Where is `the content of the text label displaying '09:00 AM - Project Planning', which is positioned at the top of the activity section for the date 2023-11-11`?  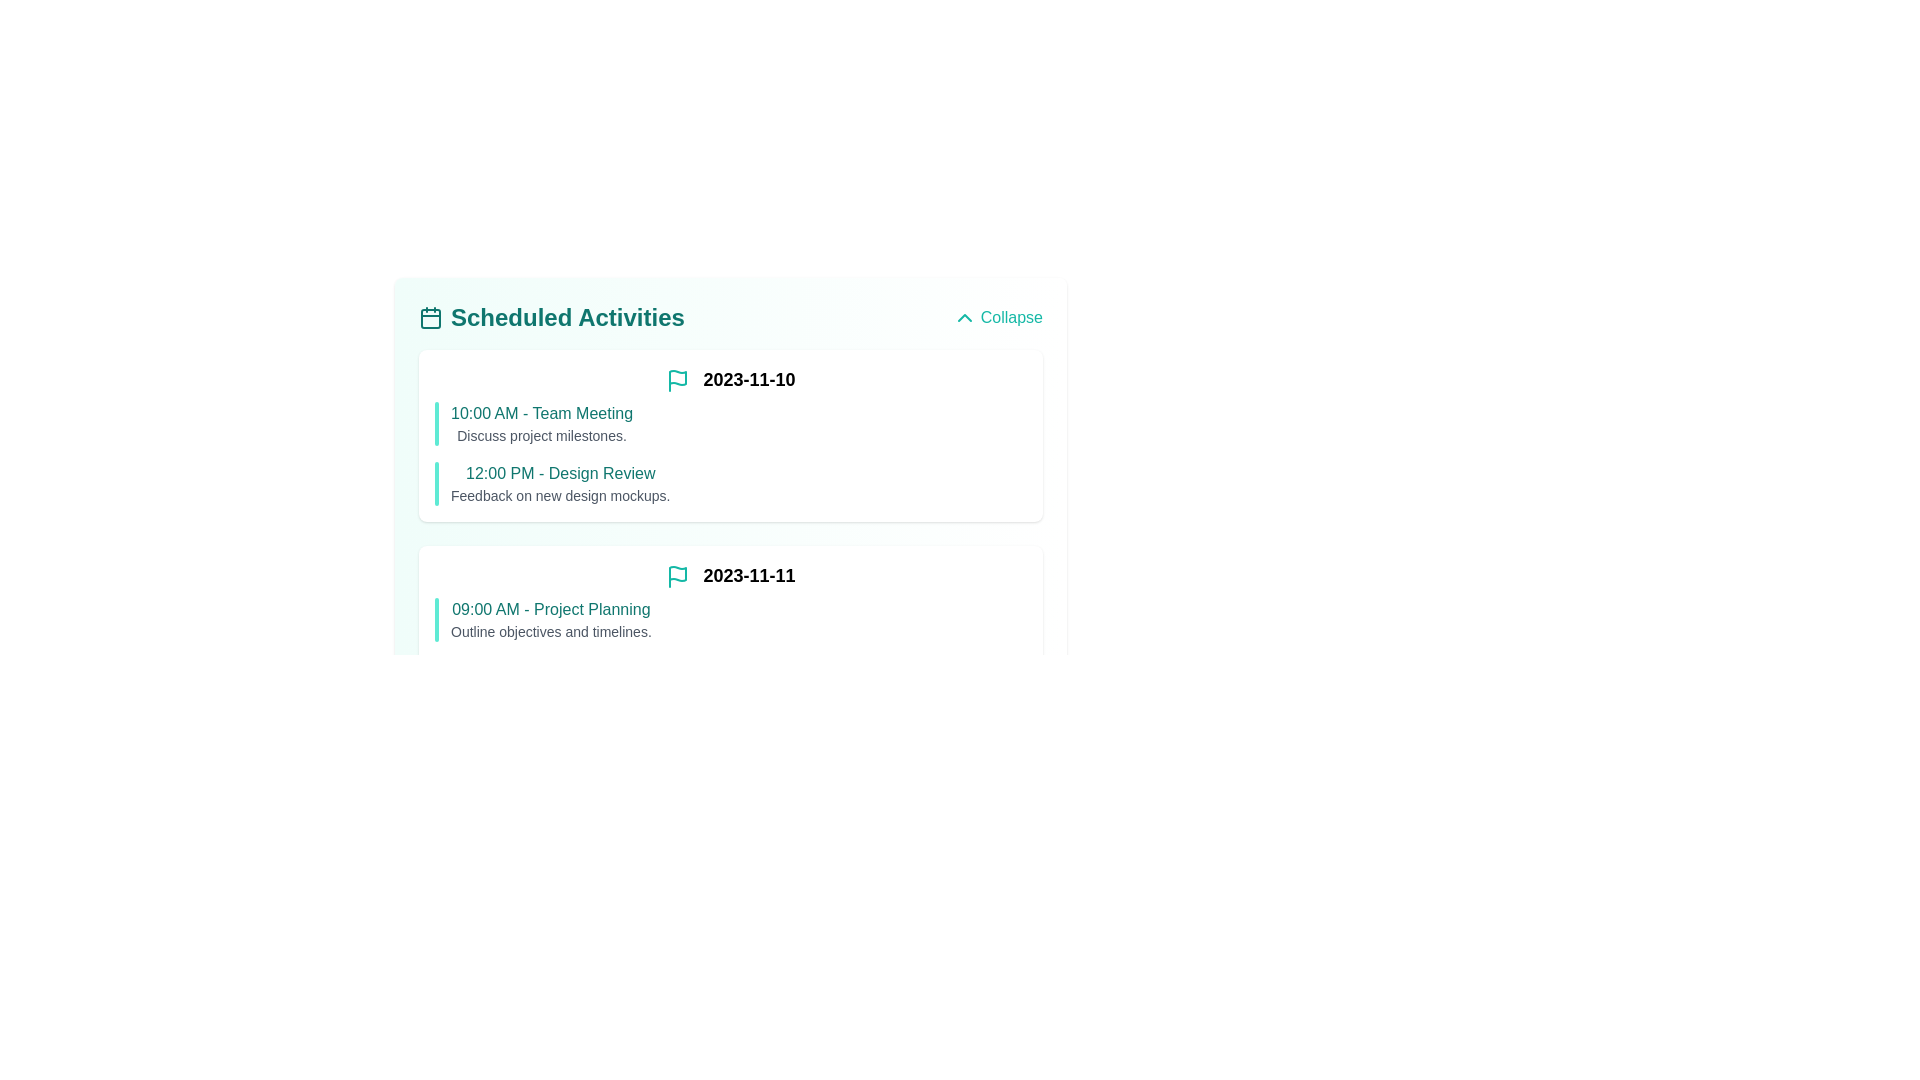 the content of the text label displaying '09:00 AM - Project Planning', which is positioned at the top of the activity section for the date 2023-11-11 is located at coordinates (551, 608).